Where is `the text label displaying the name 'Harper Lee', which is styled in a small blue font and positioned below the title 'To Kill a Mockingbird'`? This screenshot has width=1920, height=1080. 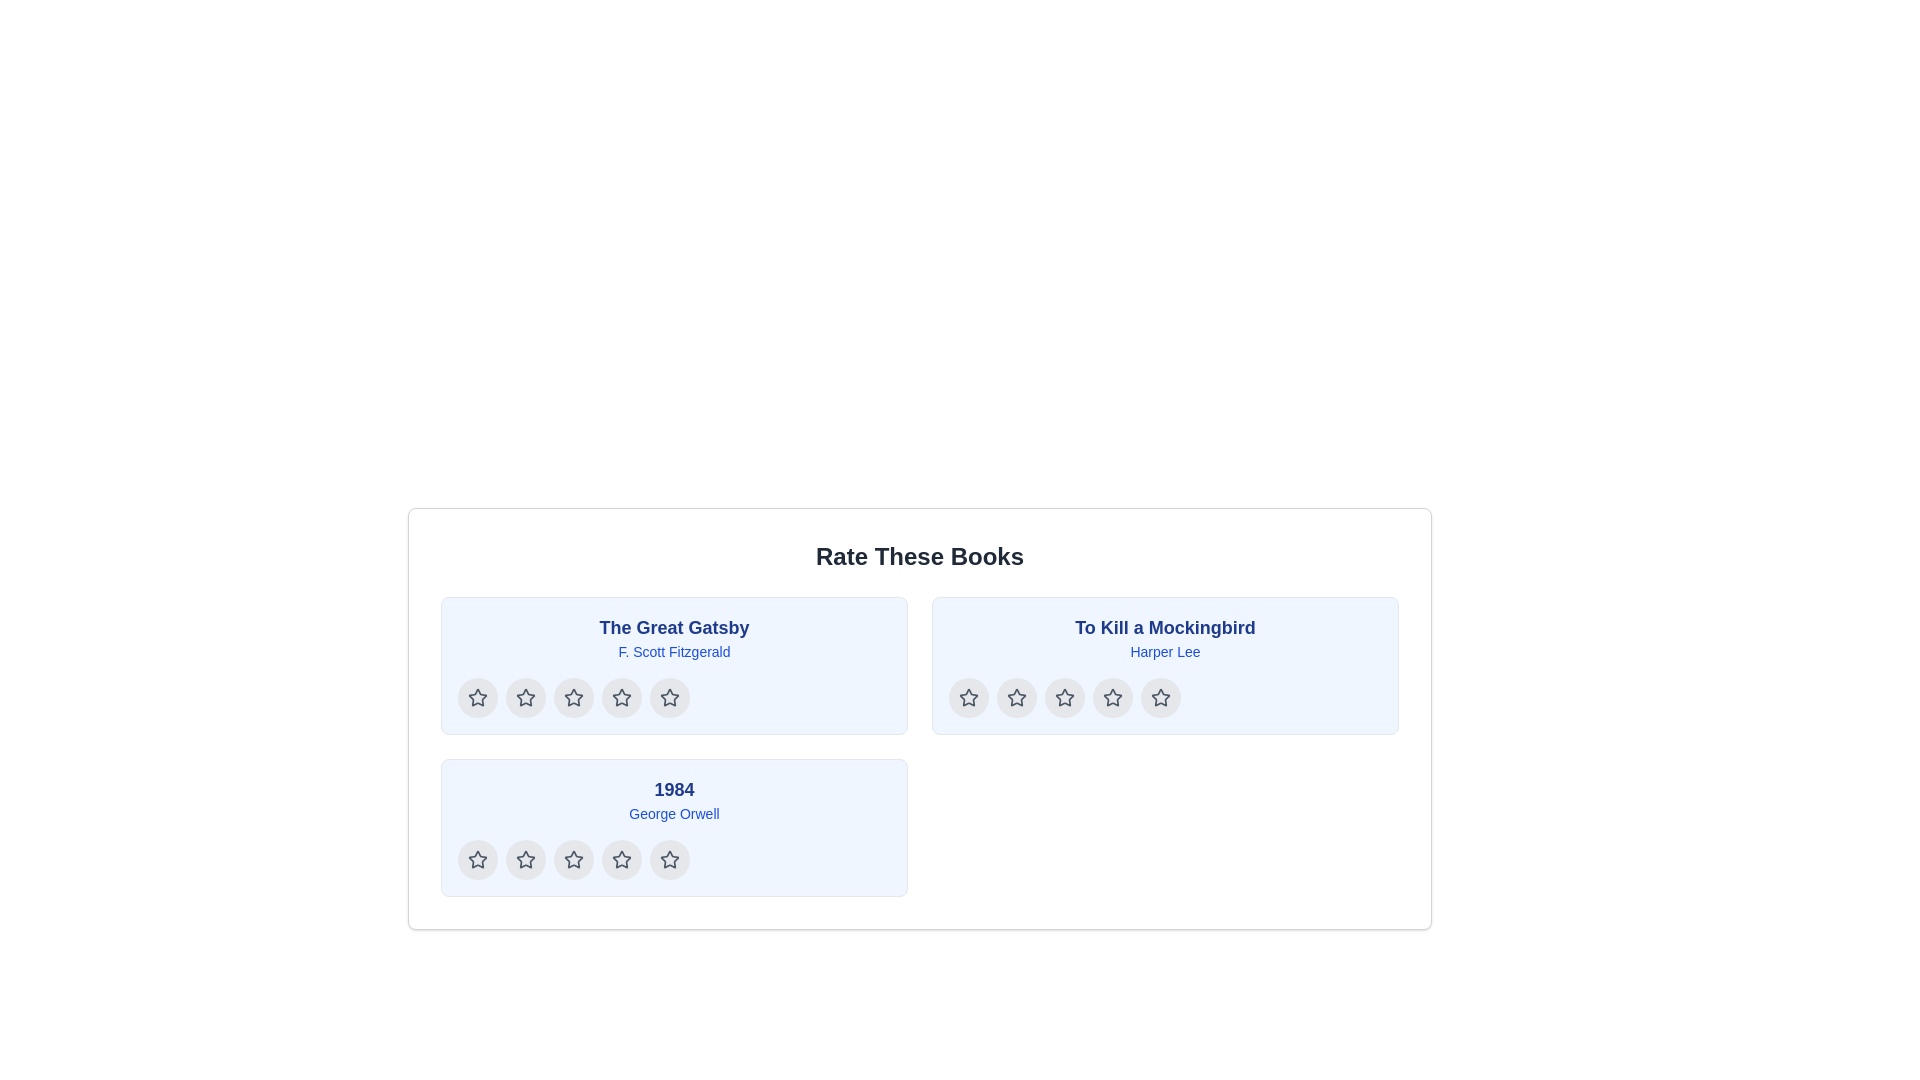
the text label displaying the name 'Harper Lee', which is styled in a small blue font and positioned below the title 'To Kill a Mockingbird' is located at coordinates (1165, 651).